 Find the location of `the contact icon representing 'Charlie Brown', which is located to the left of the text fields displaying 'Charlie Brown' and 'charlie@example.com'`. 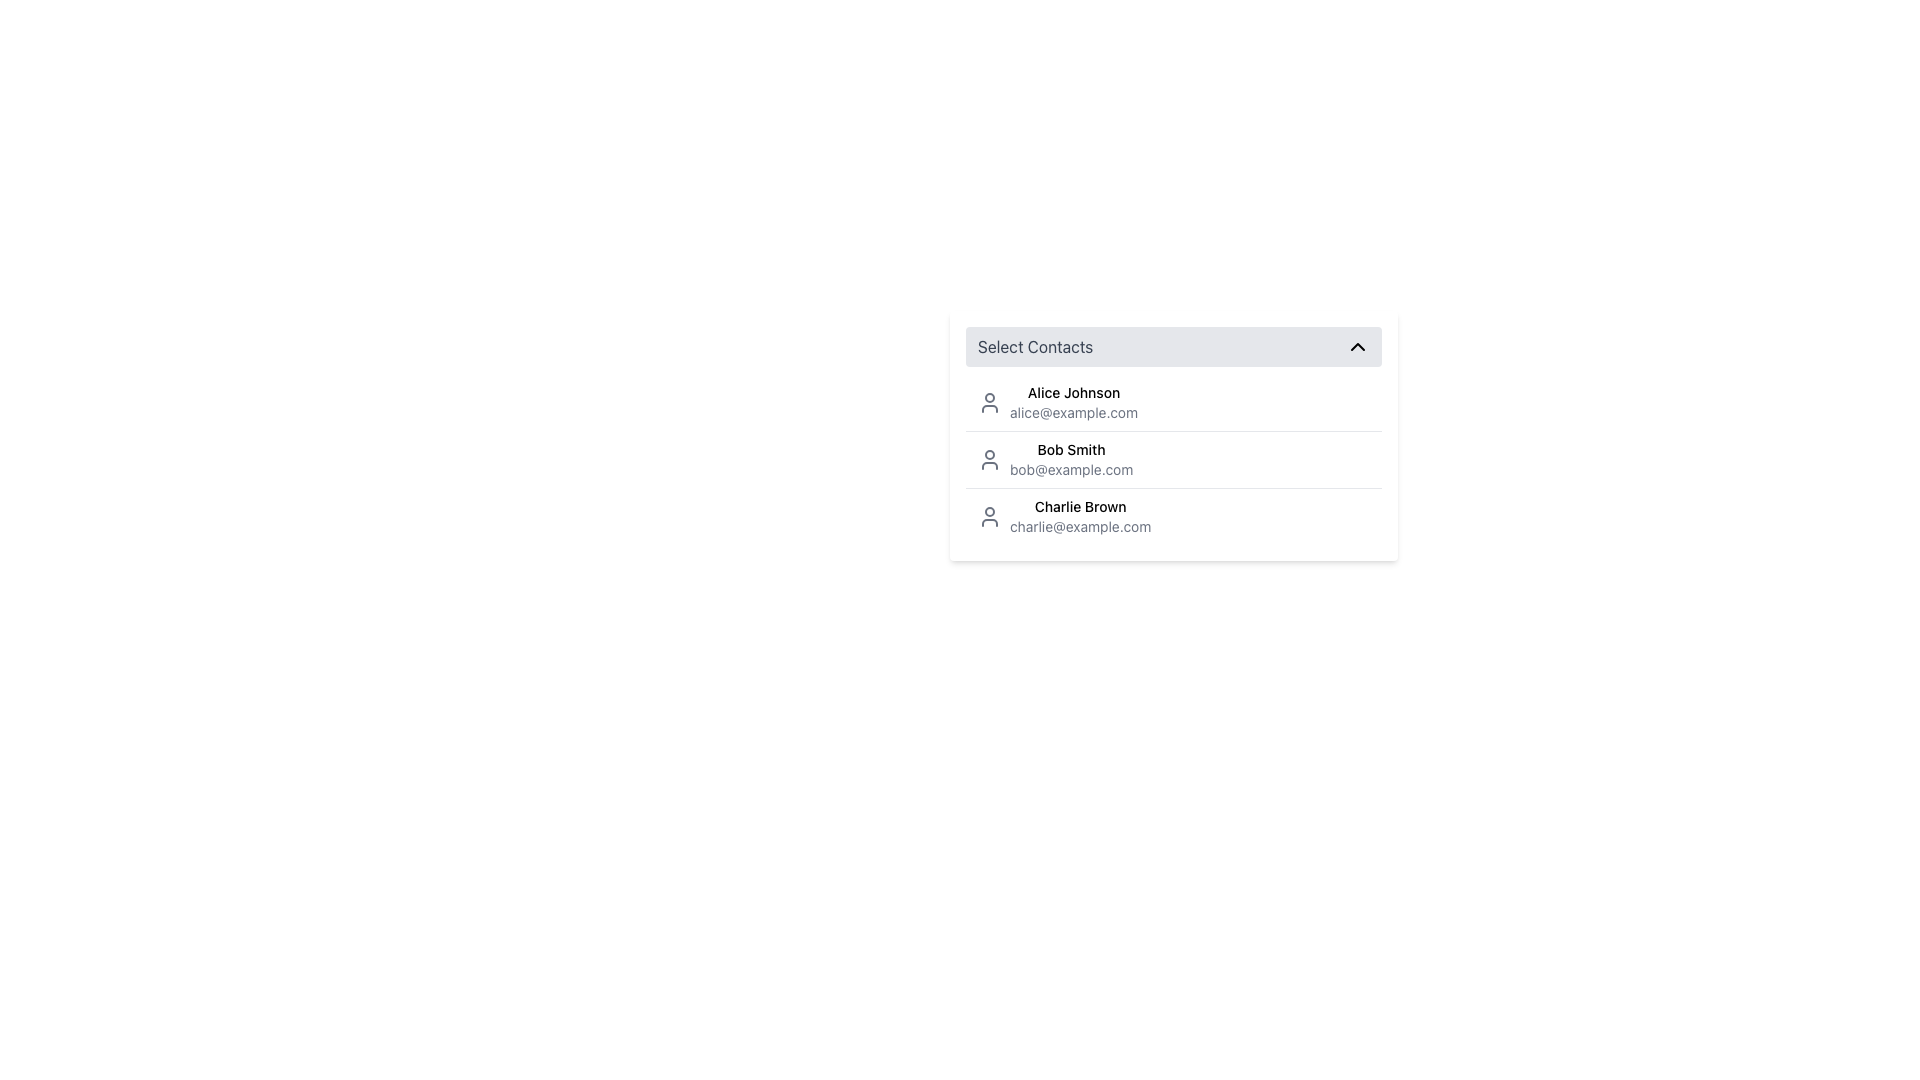

the contact icon representing 'Charlie Brown', which is located to the left of the text fields displaying 'Charlie Brown' and 'charlie@example.com' is located at coordinates (989, 515).